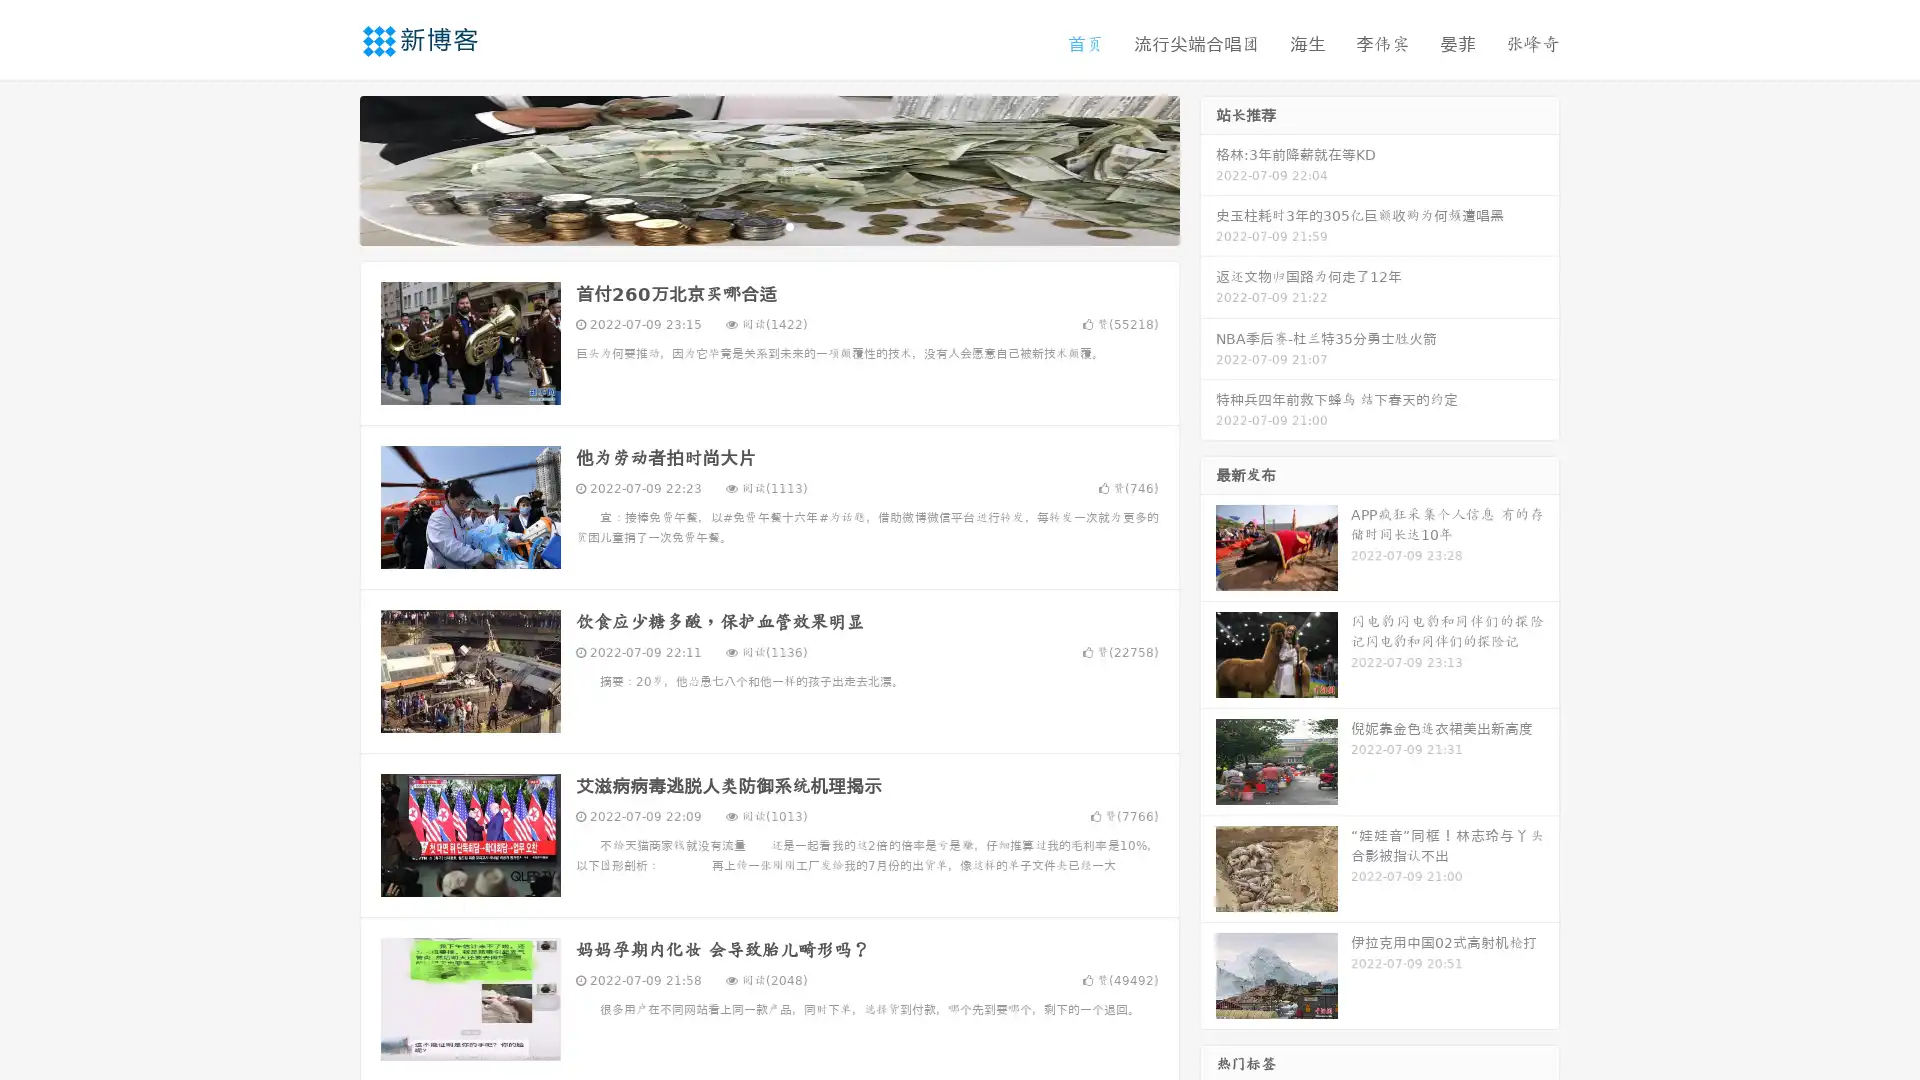 Image resolution: width=1920 pixels, height=1080 pixels. I want to click on Go to slide 1, so click(748, 225).